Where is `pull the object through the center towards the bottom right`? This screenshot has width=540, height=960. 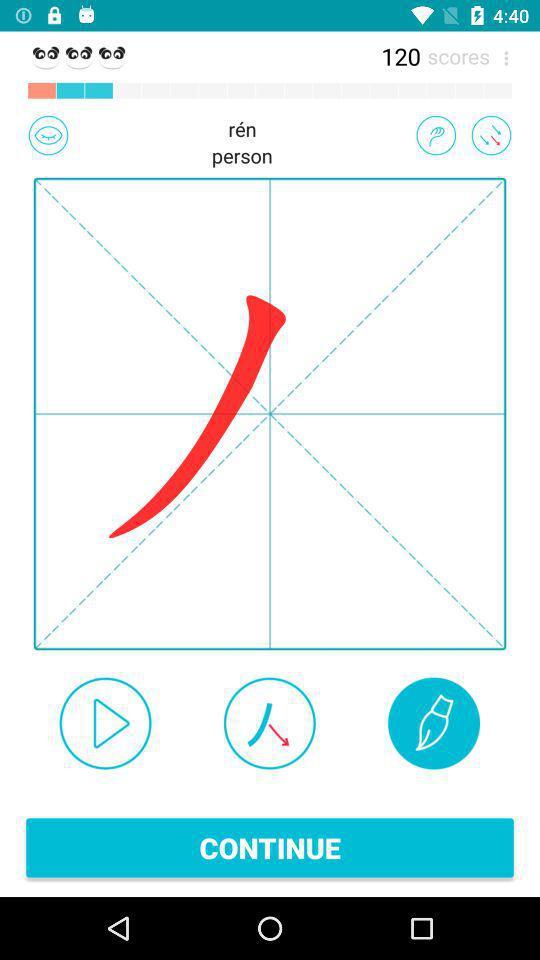
pull the object through the center towards the bottom right is located at coordinates (490, 134).